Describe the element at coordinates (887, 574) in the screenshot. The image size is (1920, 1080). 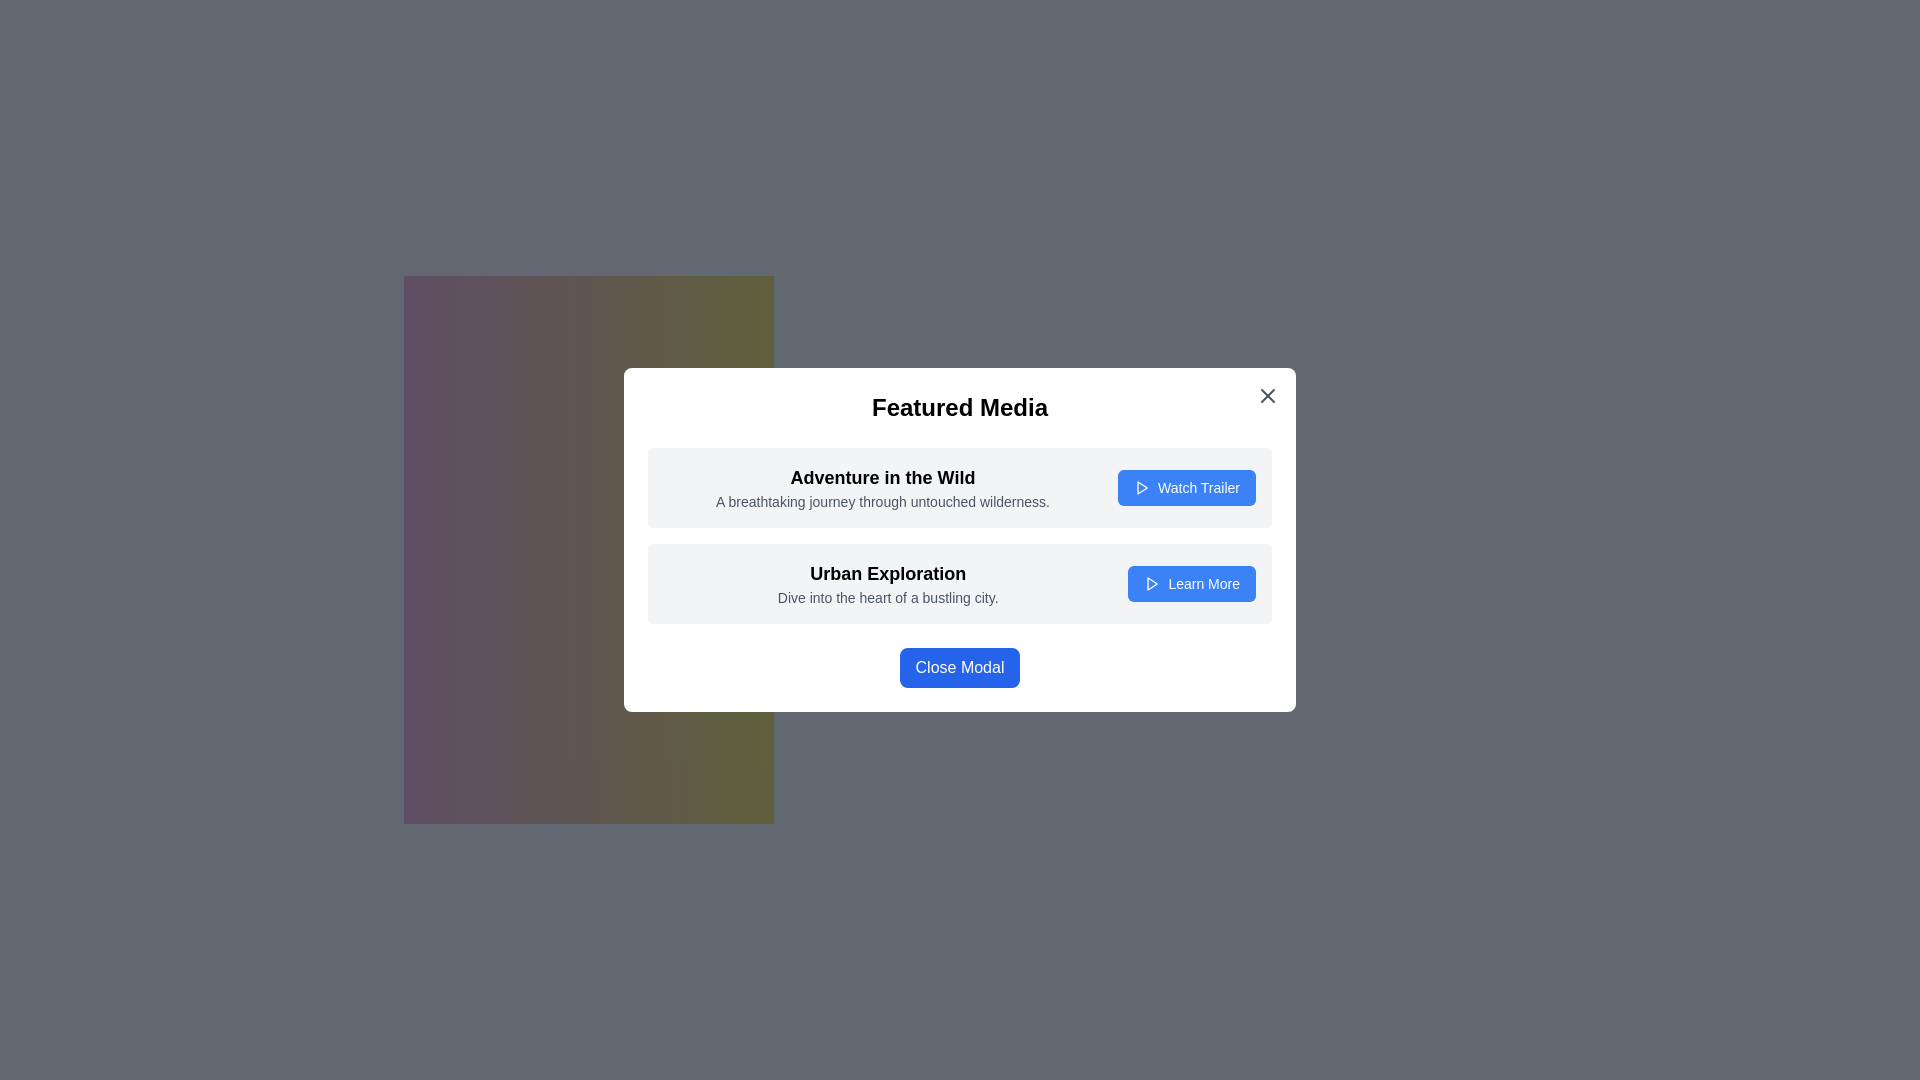
I see `text of the Text Label (Heading) positioned at the top of its group within the modal dialog box, serving as a title for the descriptive text below` at that location.